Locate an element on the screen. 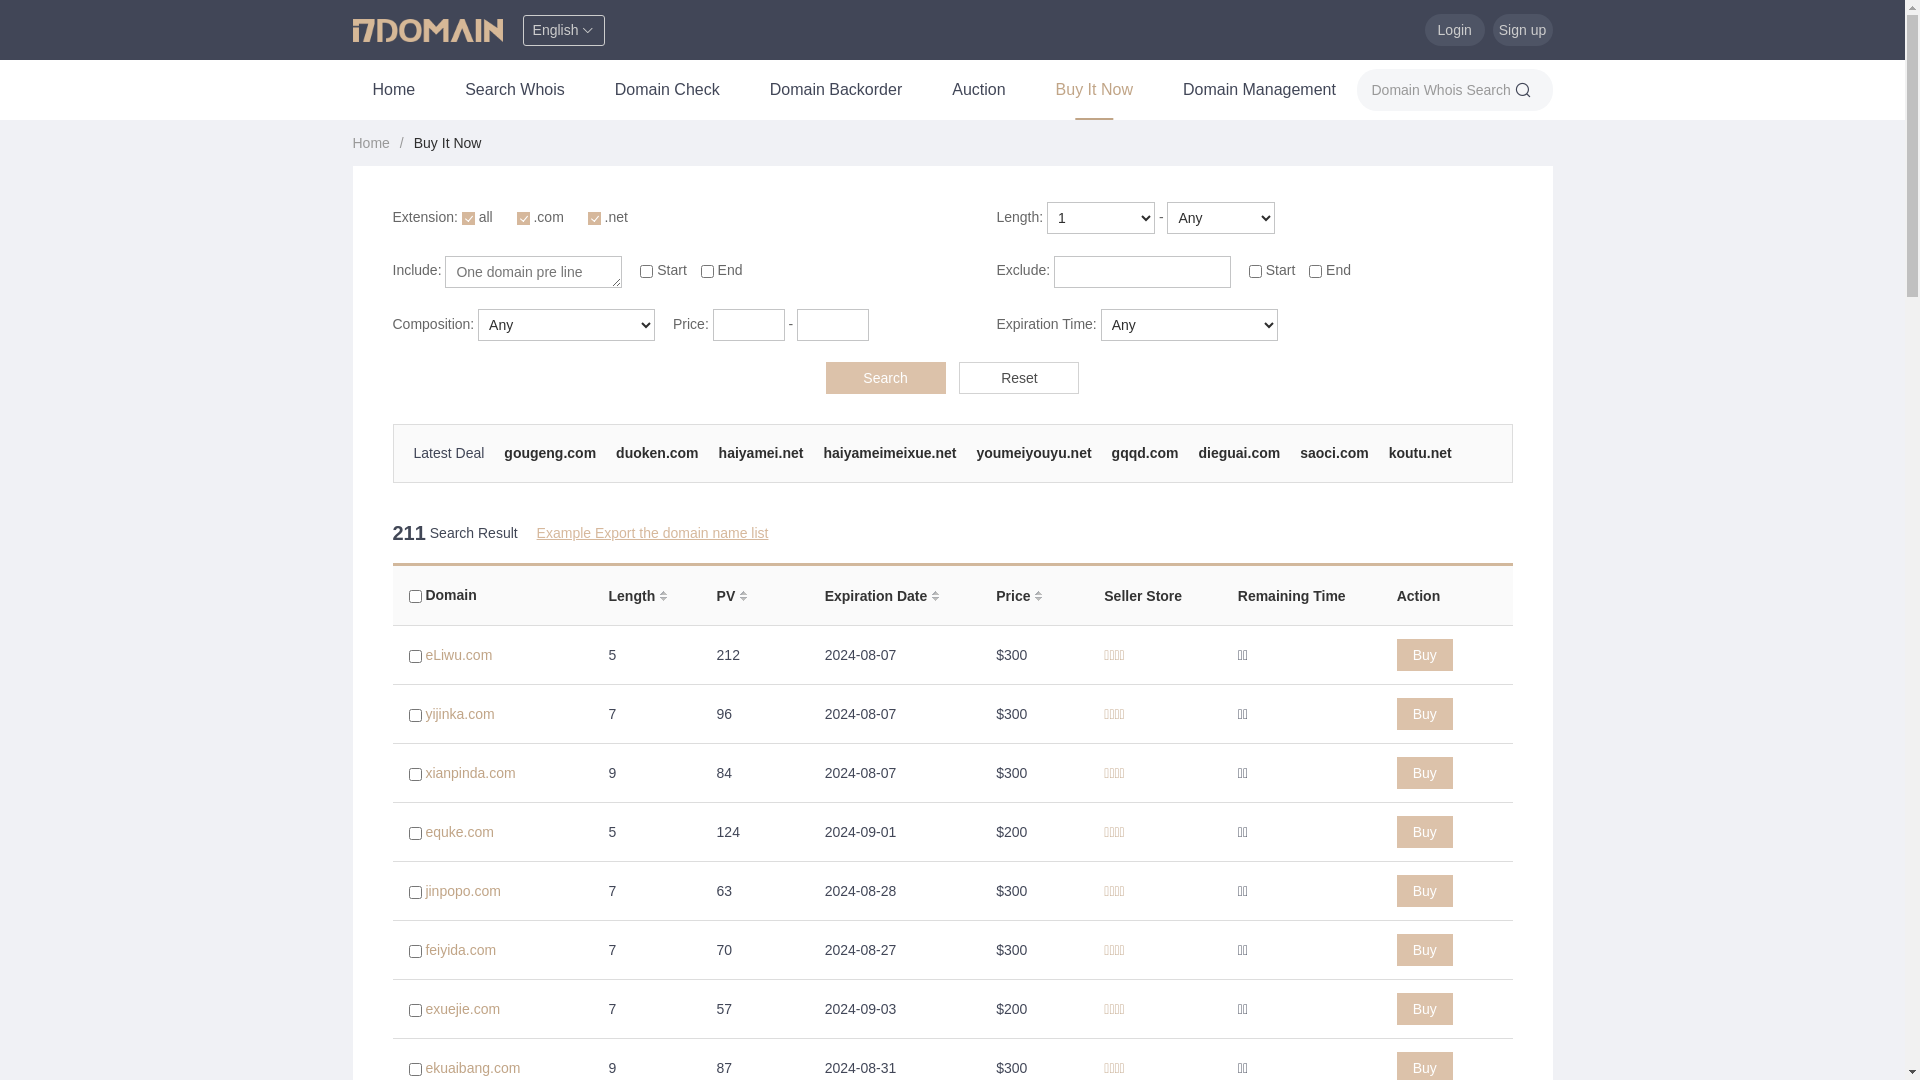  'Search Whois' is located at coordinates (514, 88).